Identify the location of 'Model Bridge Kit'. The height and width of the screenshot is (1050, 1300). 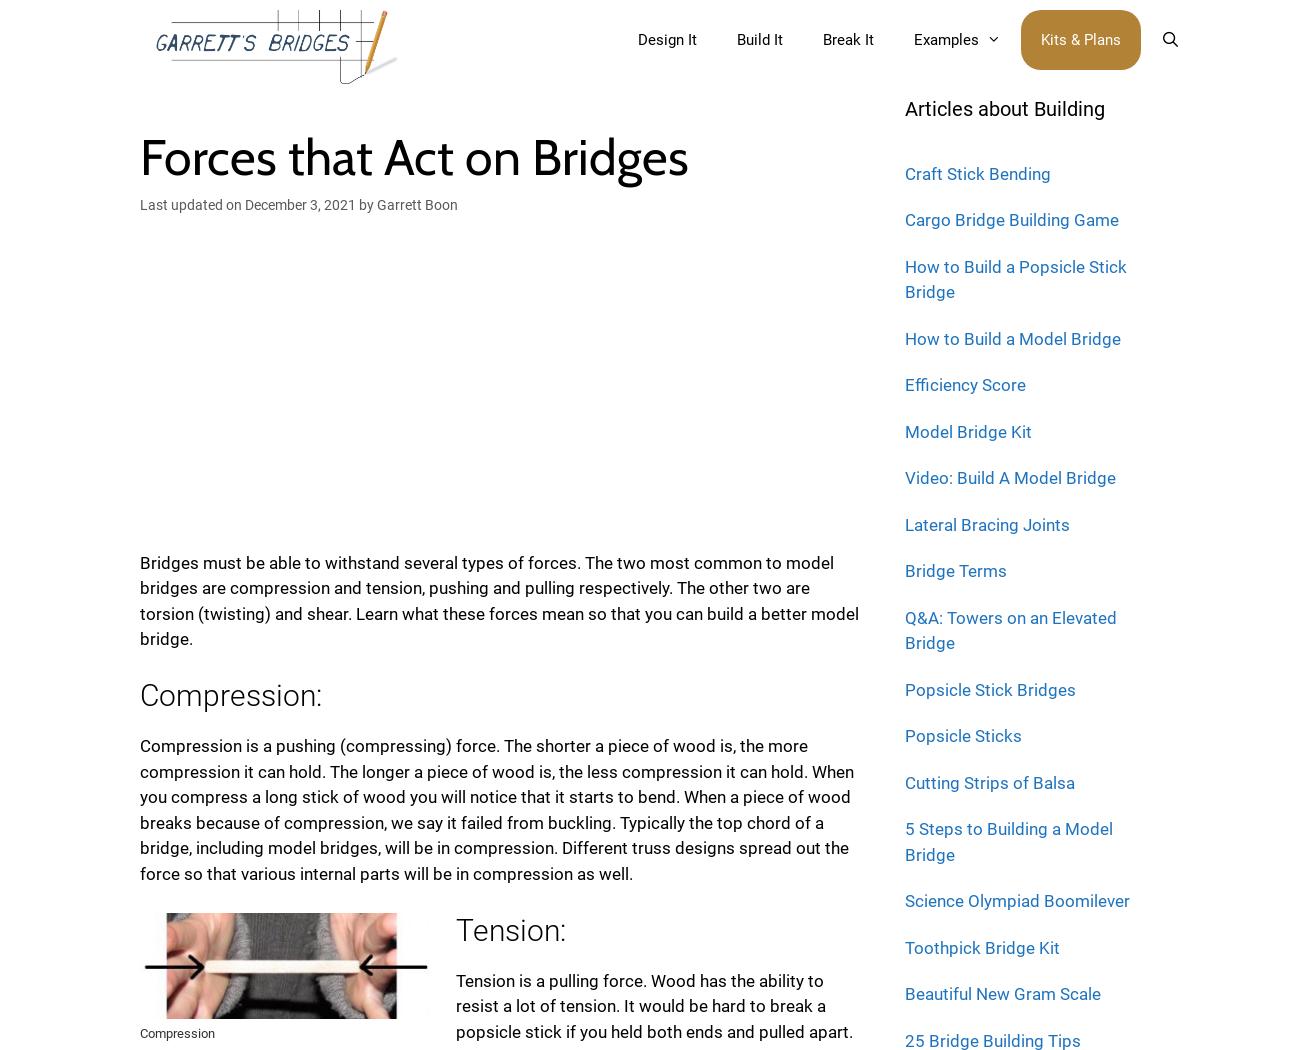
(968, 430).